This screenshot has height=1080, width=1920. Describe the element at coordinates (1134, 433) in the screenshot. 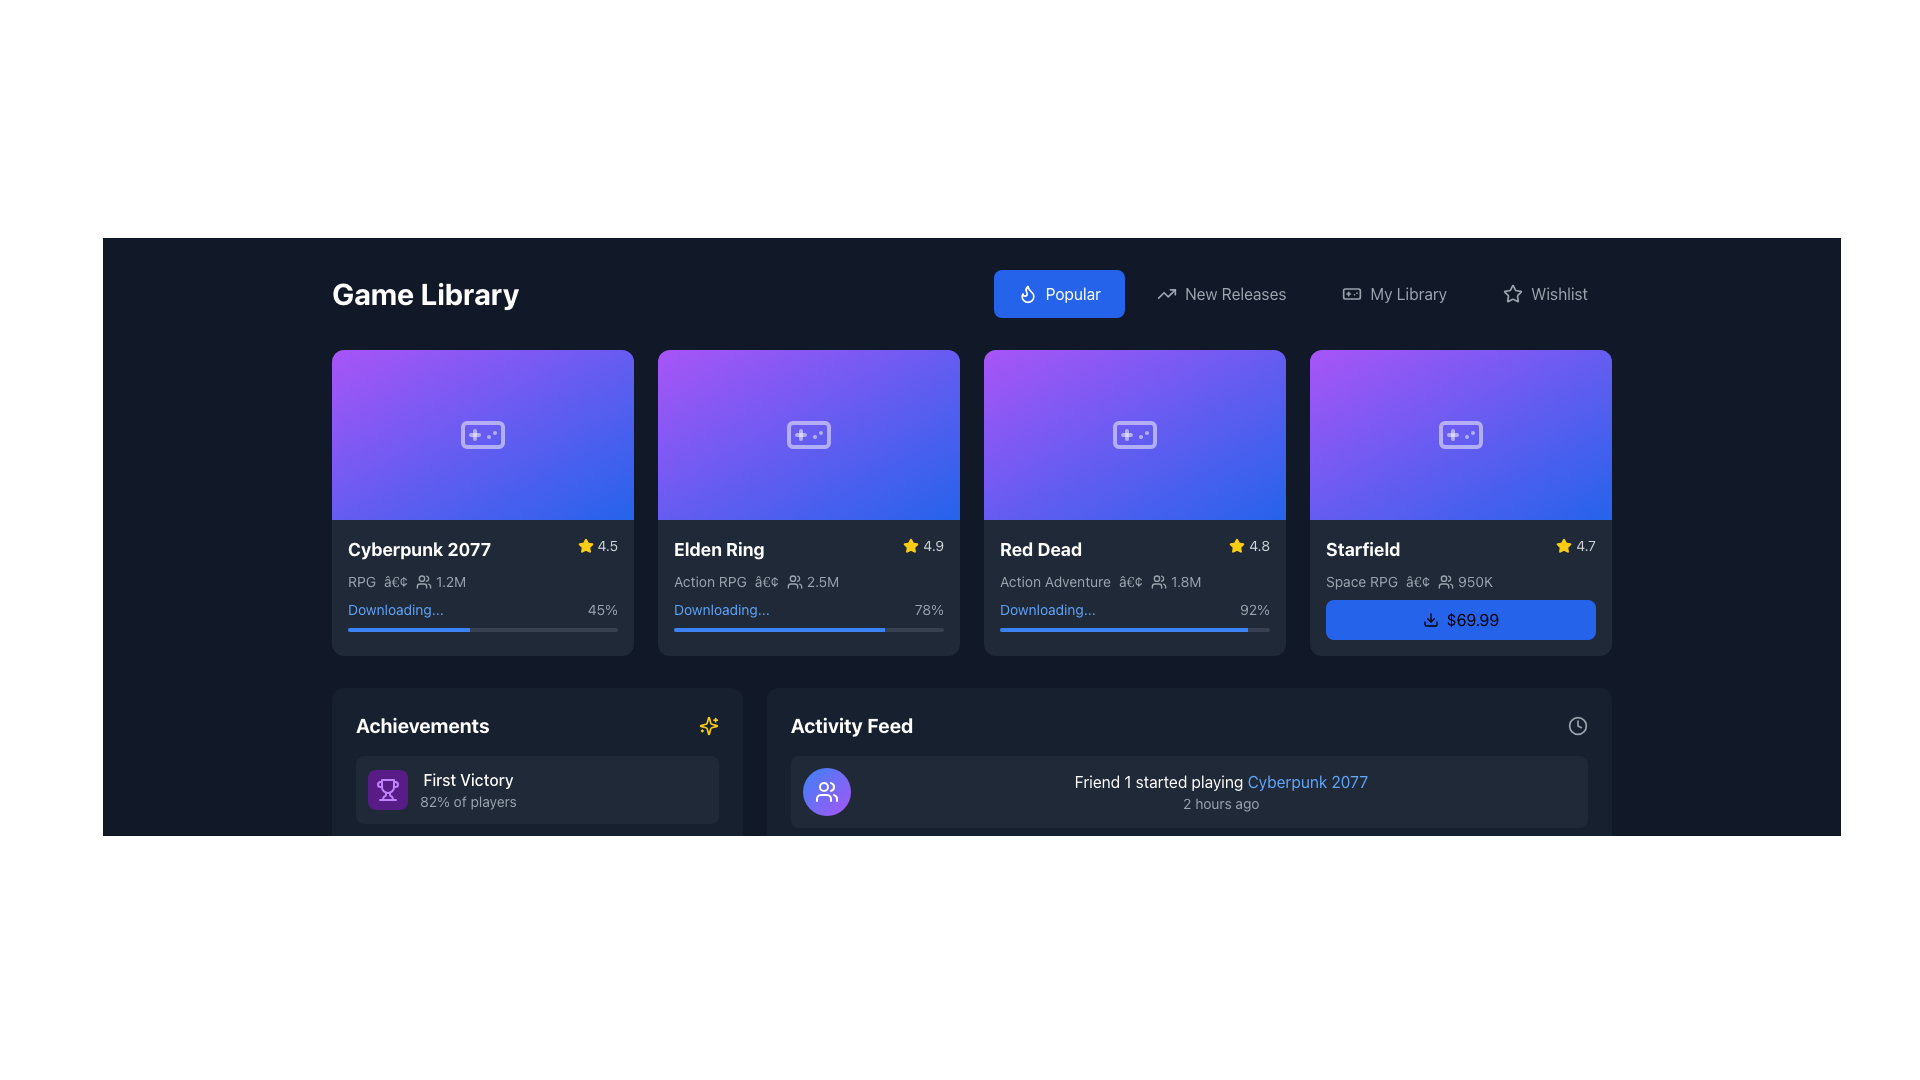

I see `the icon represented by a graphical indicator located in the third card from the left in the top row of a gradient purple square card` at that location.